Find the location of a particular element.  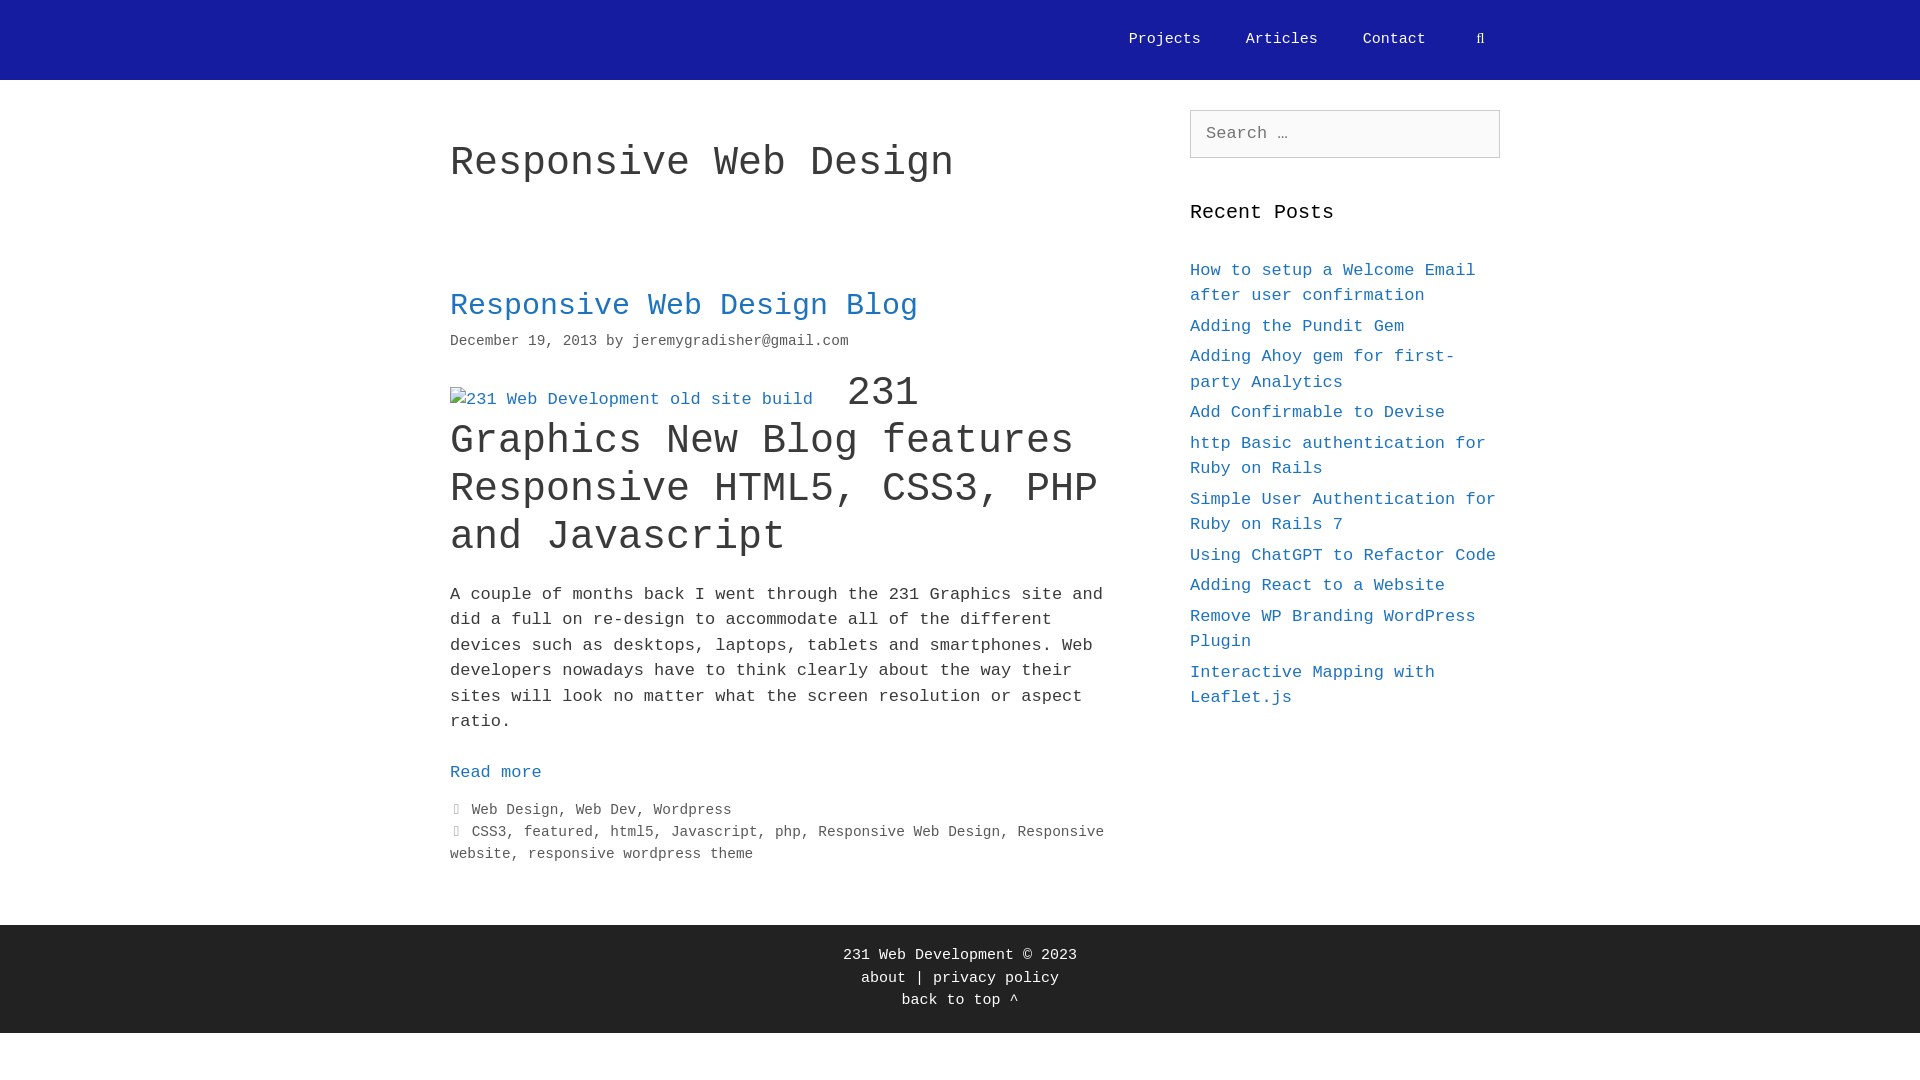

'php' is located at coordinates (786, 832).